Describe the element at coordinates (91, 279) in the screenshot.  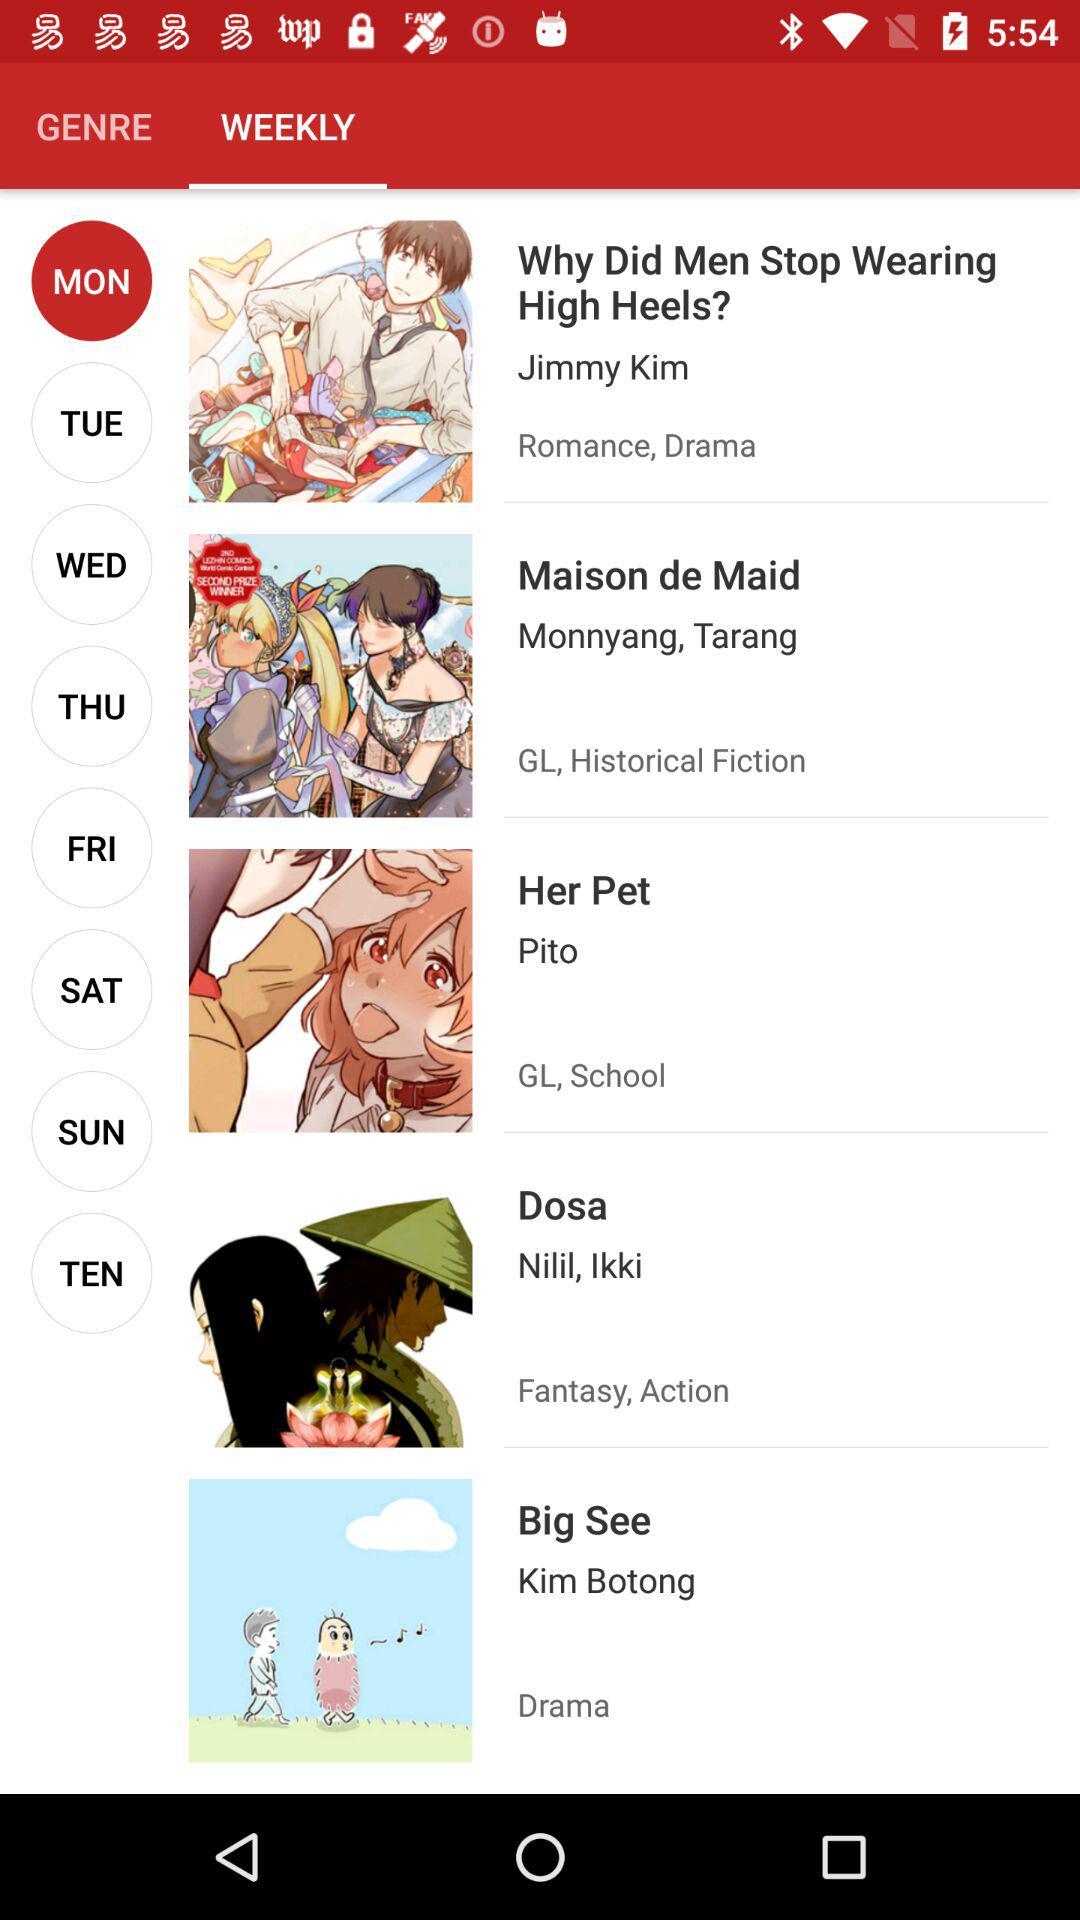
I see `mon` at that location.